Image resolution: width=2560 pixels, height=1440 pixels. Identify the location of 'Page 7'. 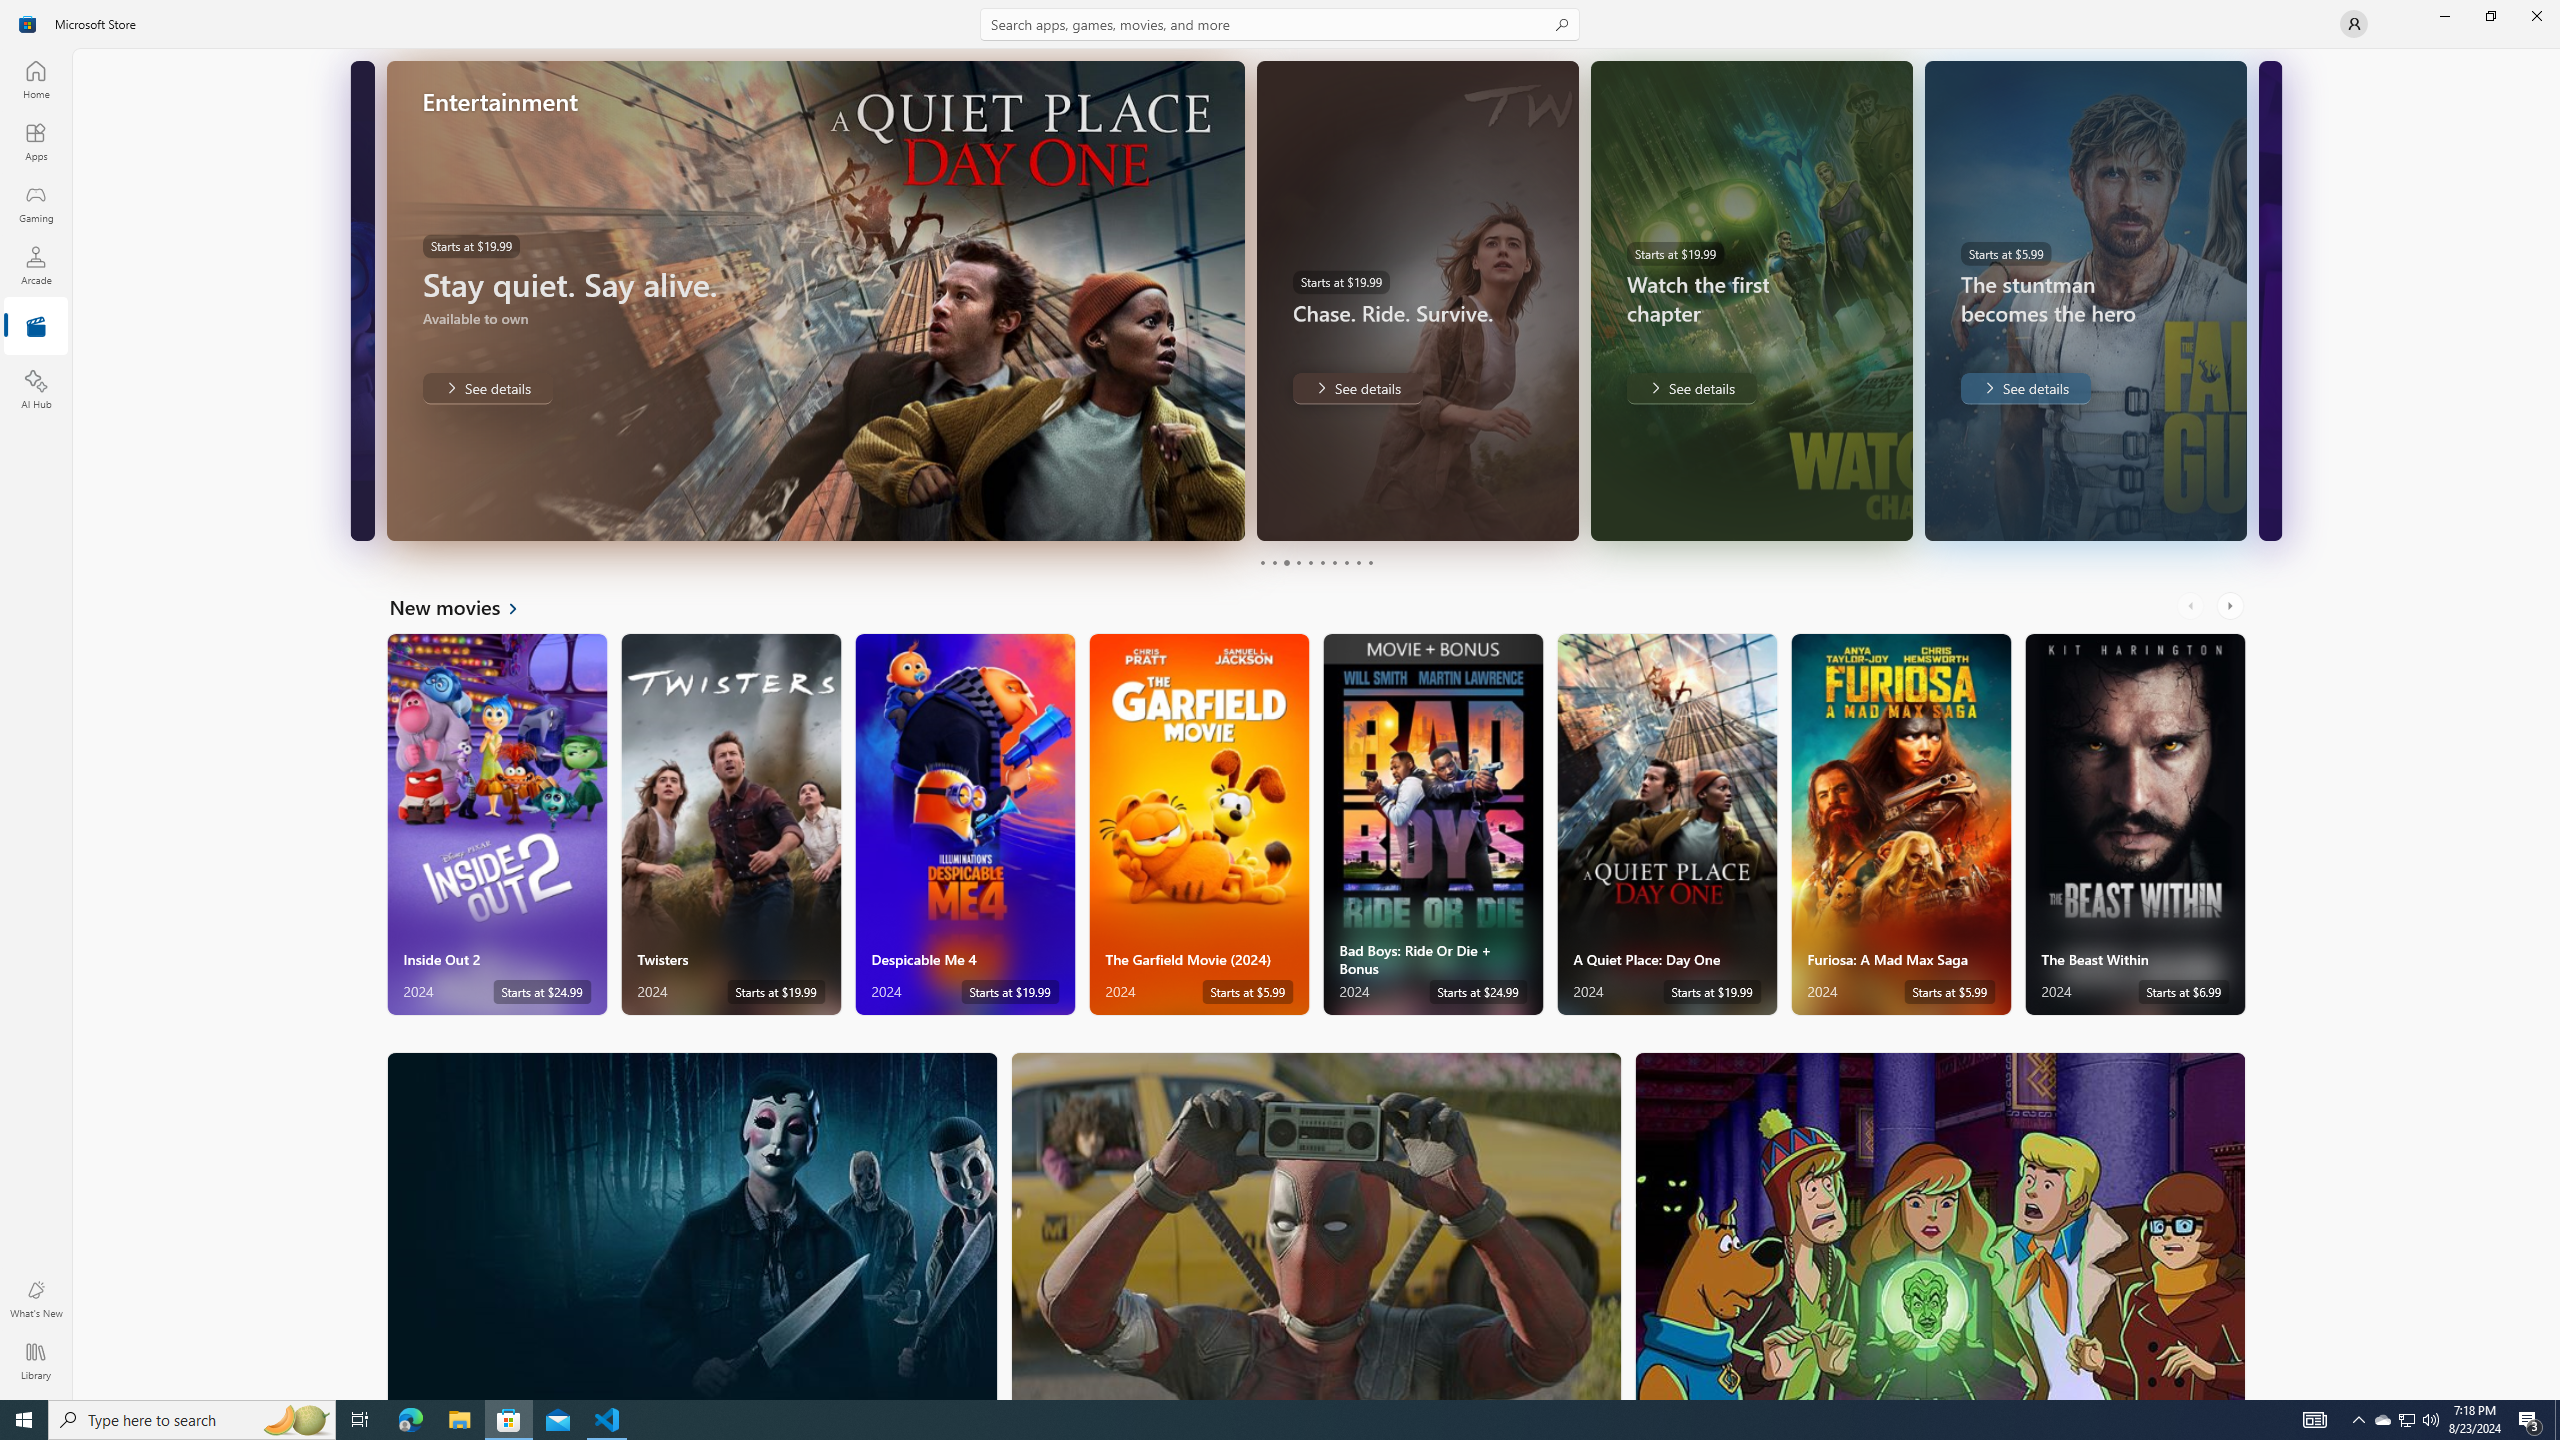
(1332, 562).